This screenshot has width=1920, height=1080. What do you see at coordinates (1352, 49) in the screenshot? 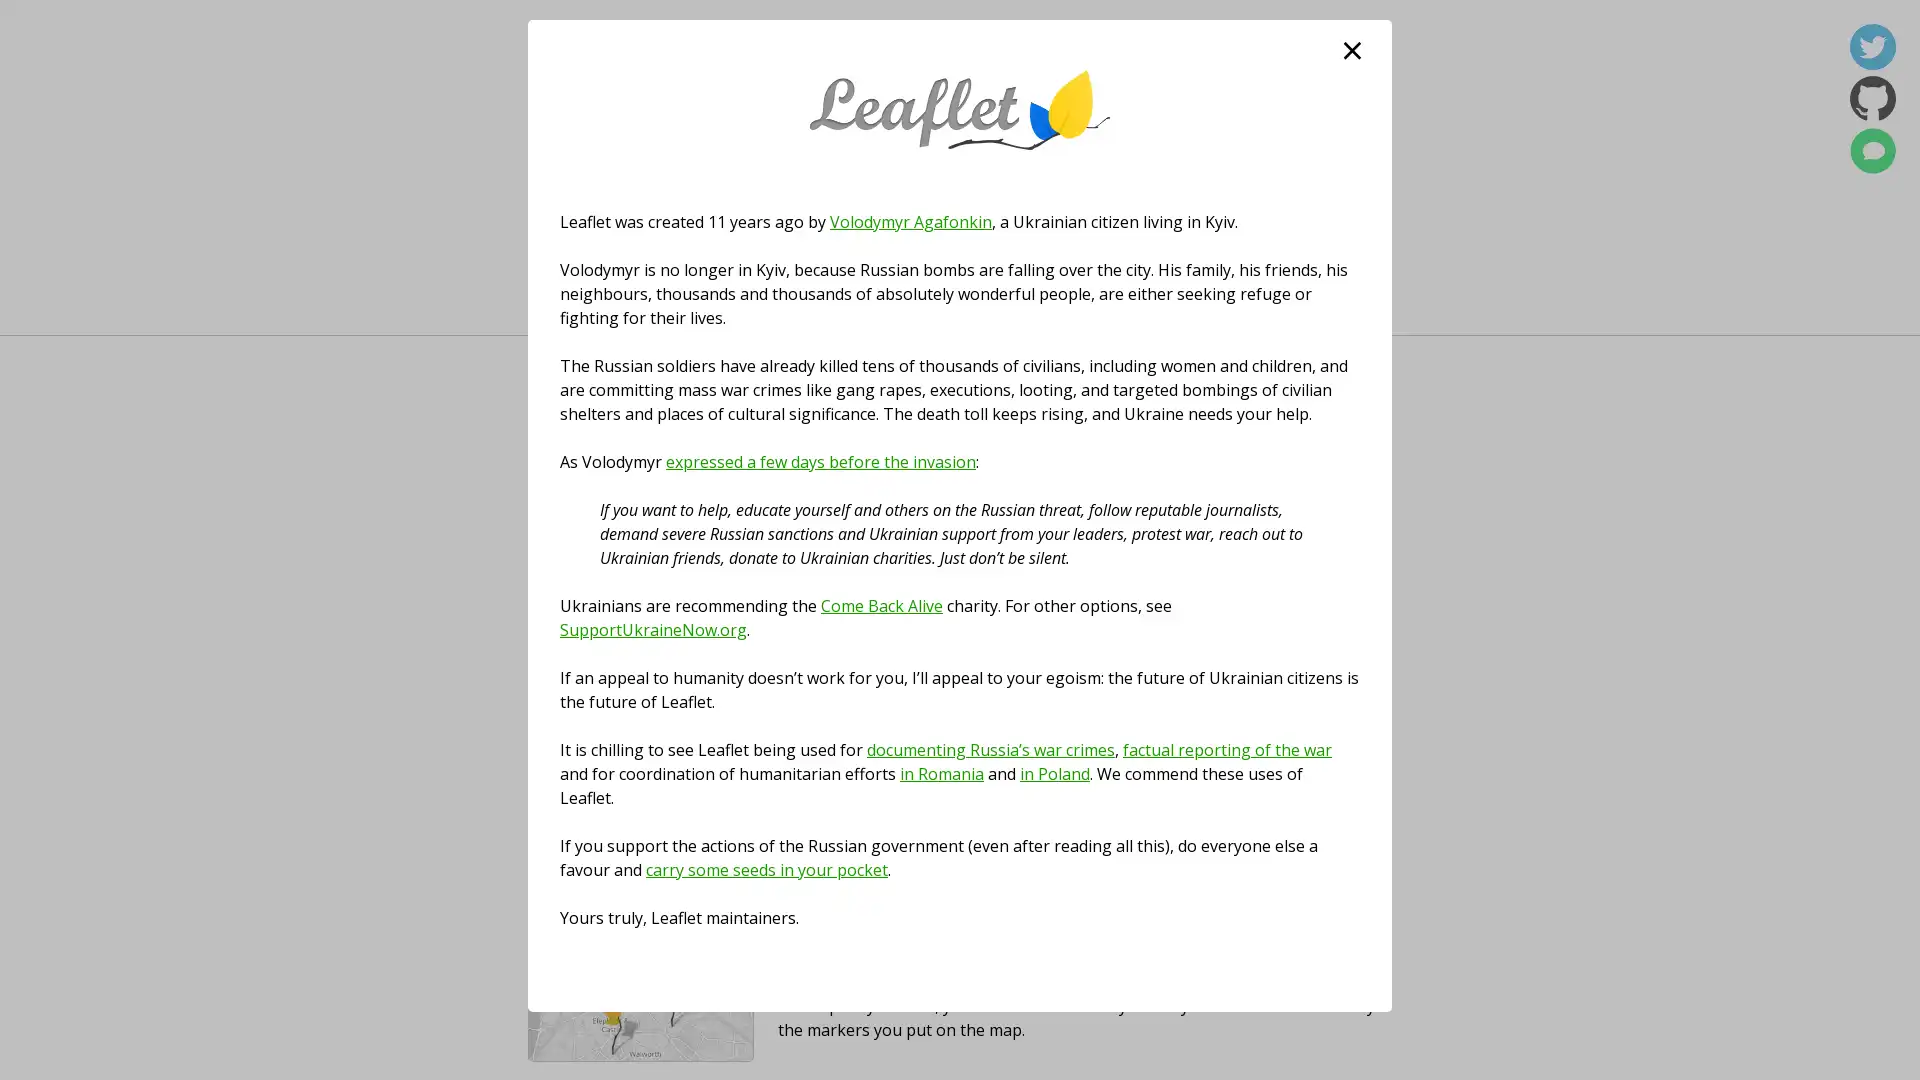
I see `close` at bounding box center [1352, 49].